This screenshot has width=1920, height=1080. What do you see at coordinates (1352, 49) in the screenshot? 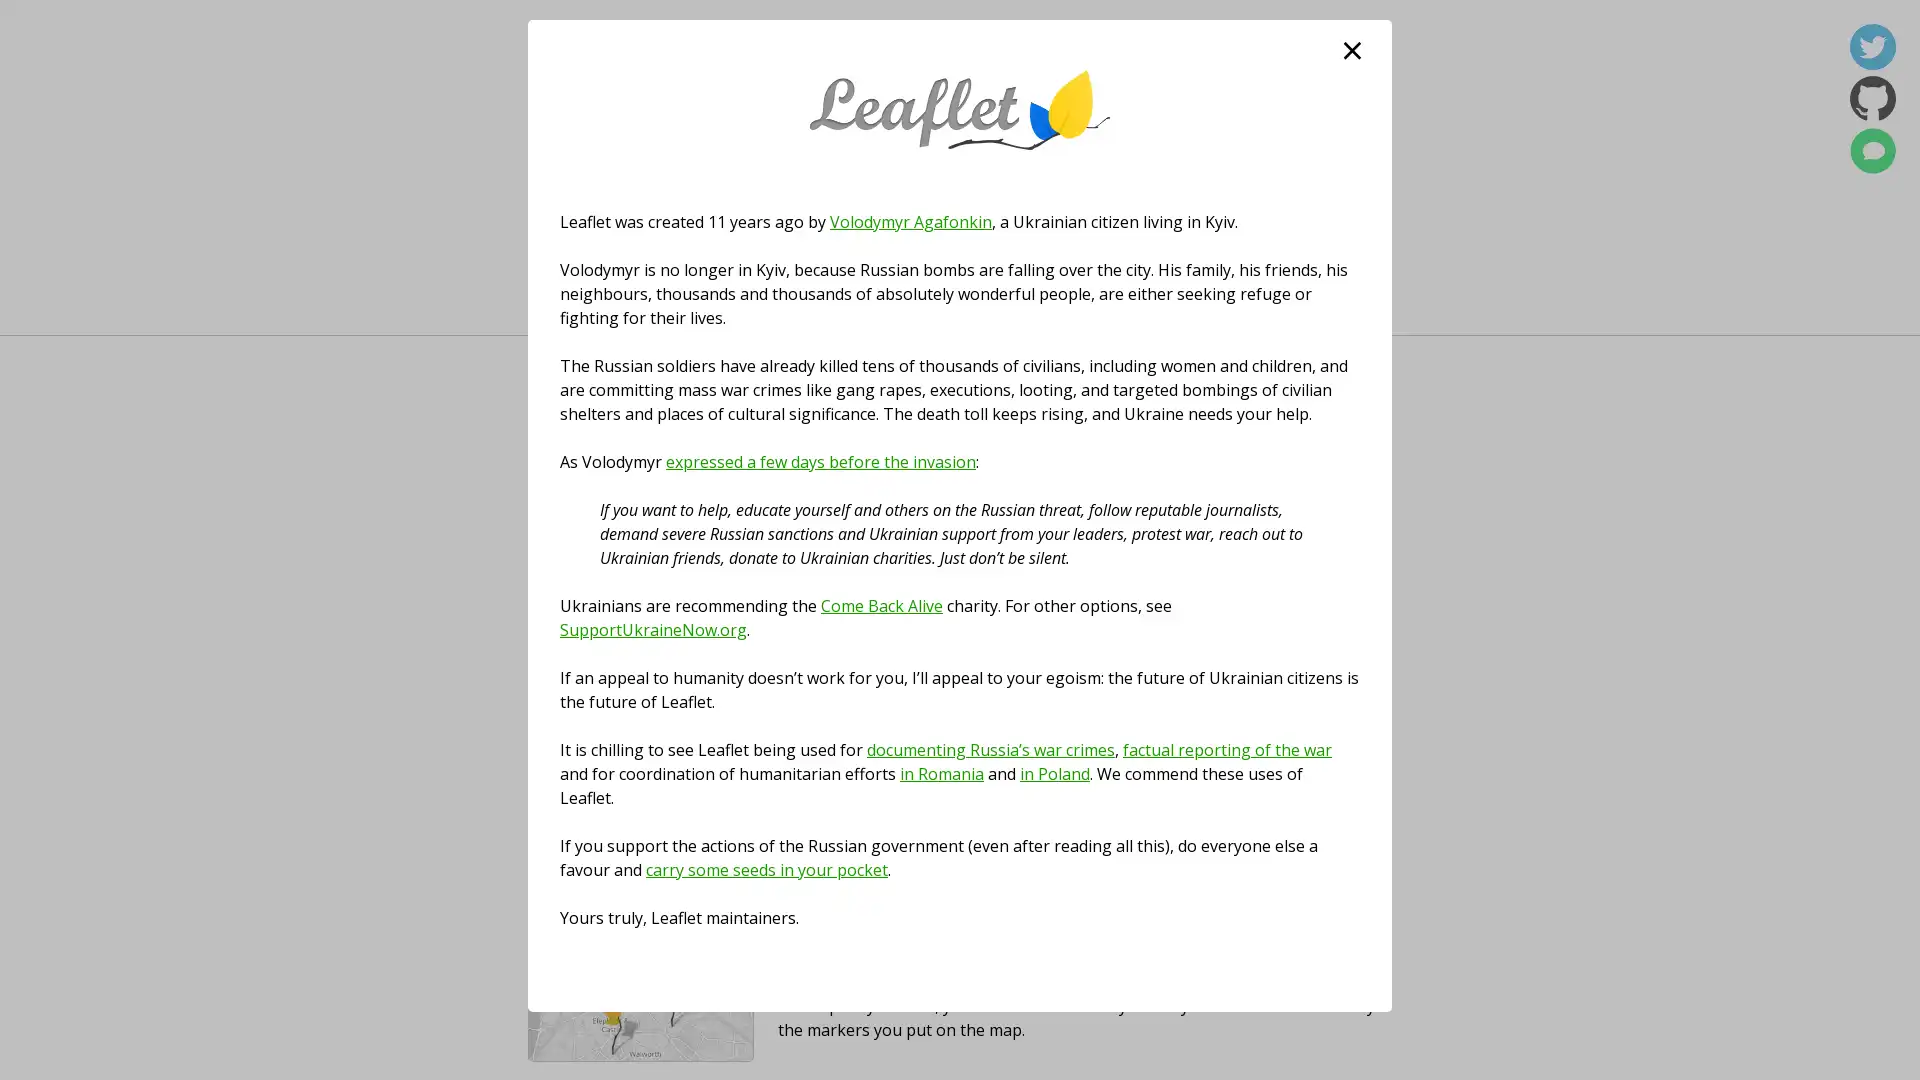
I see `close` at bounding box center [1352, 49].